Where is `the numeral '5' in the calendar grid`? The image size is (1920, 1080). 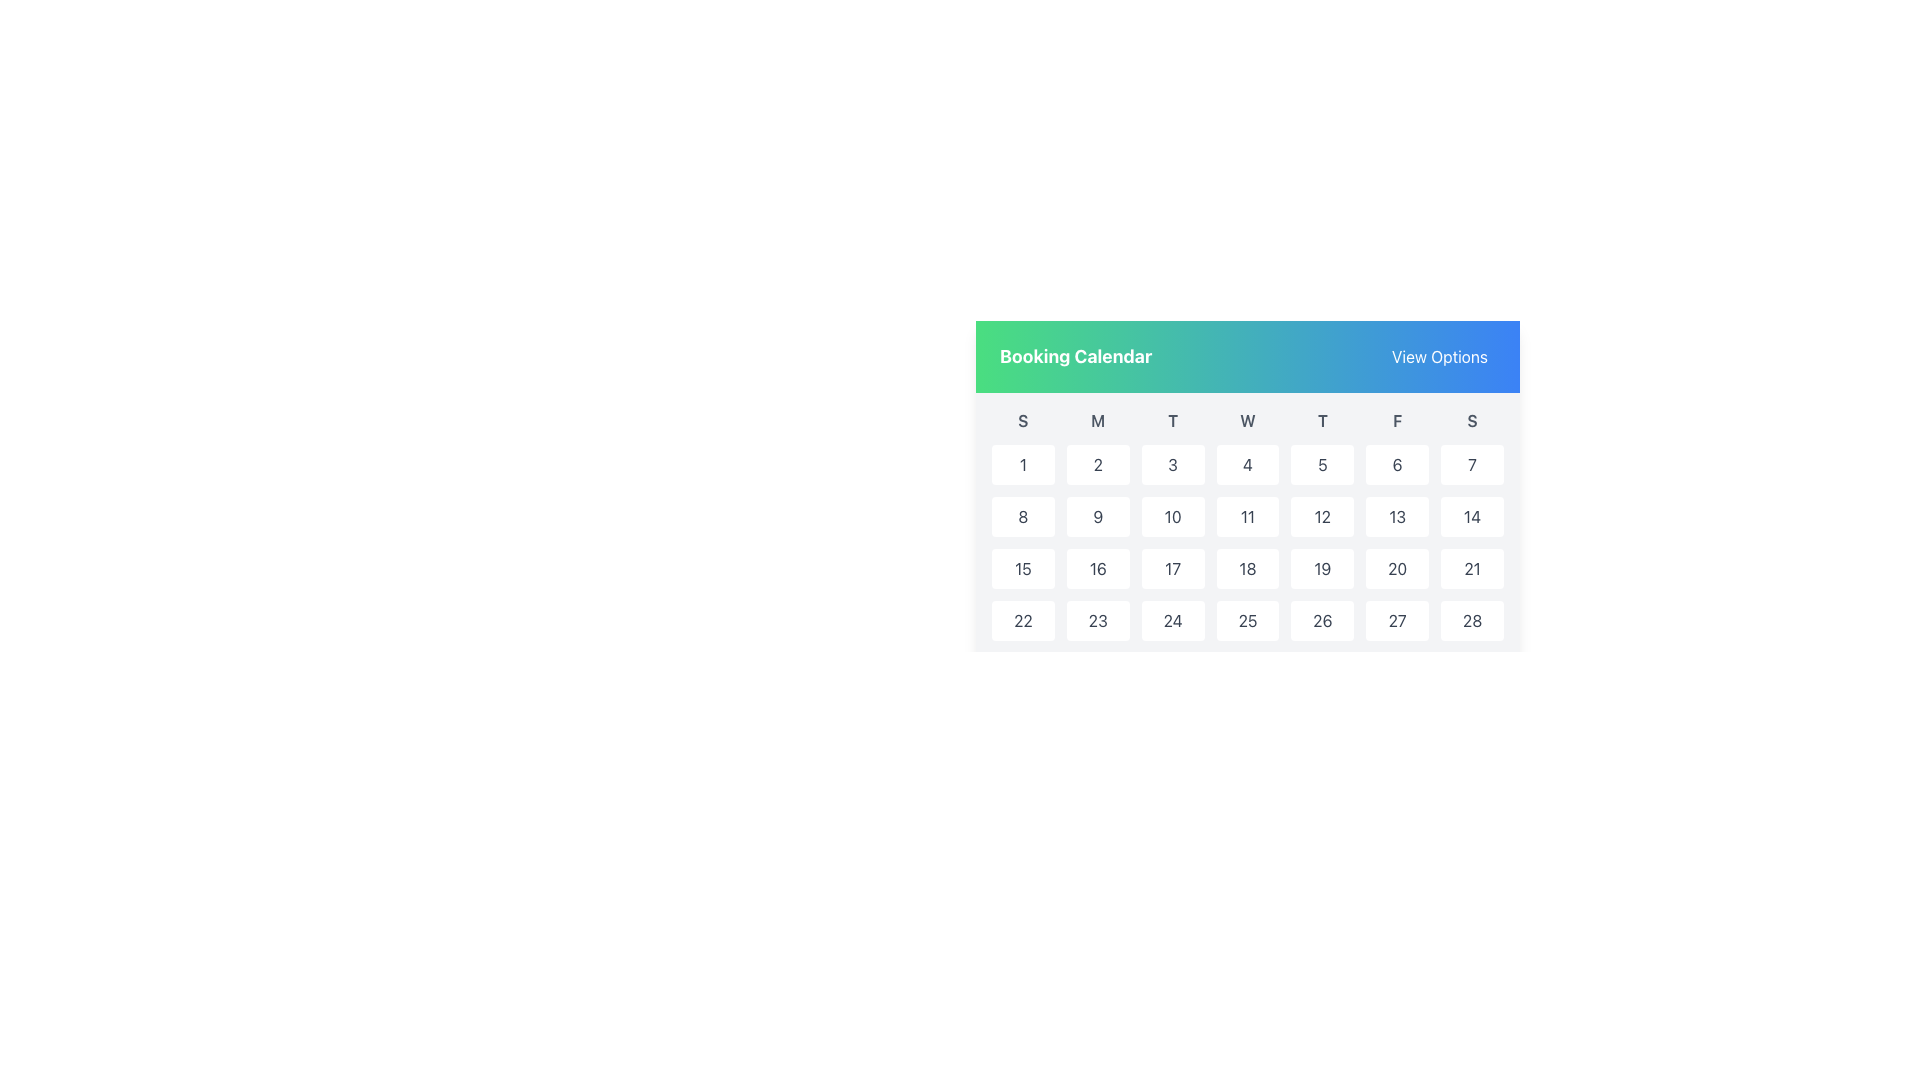
the numeral '5' in the calendar grid is located at coordinates (1322, 465).